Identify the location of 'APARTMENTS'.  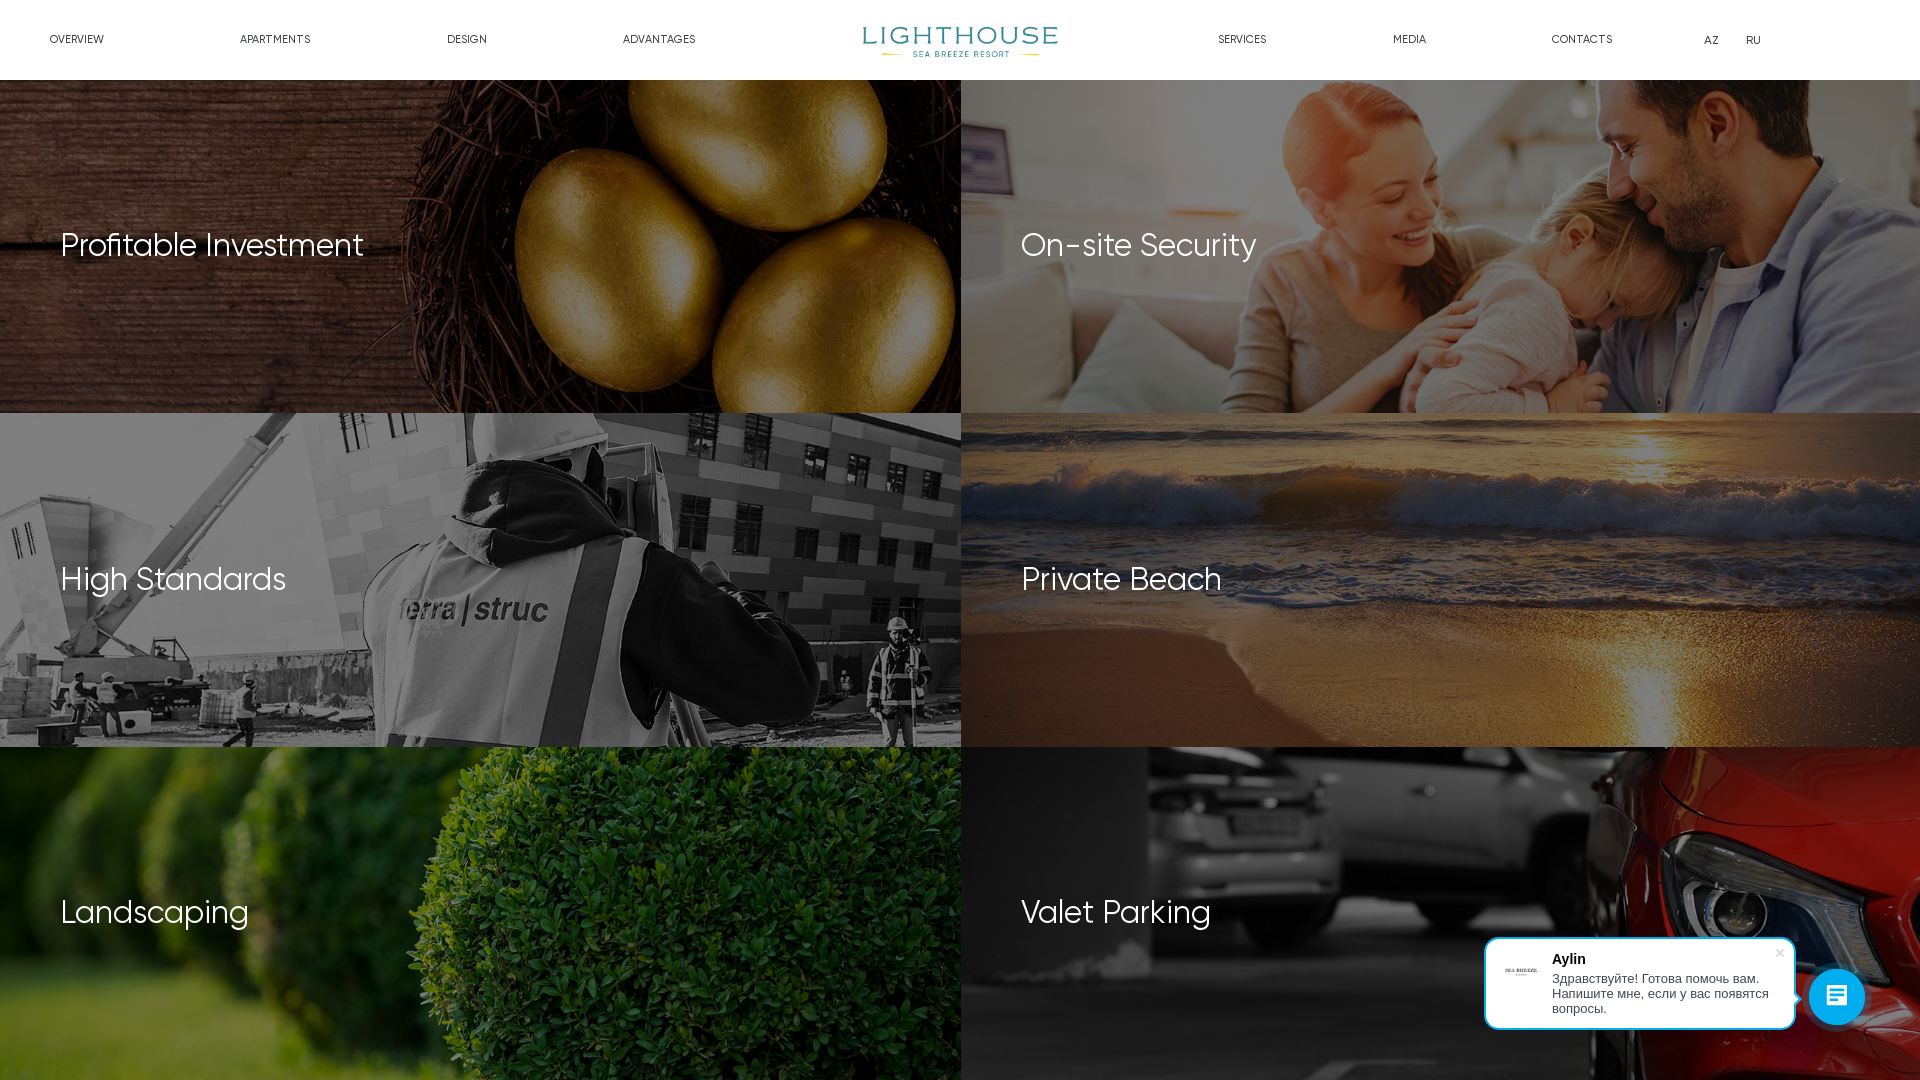
(240, 39).